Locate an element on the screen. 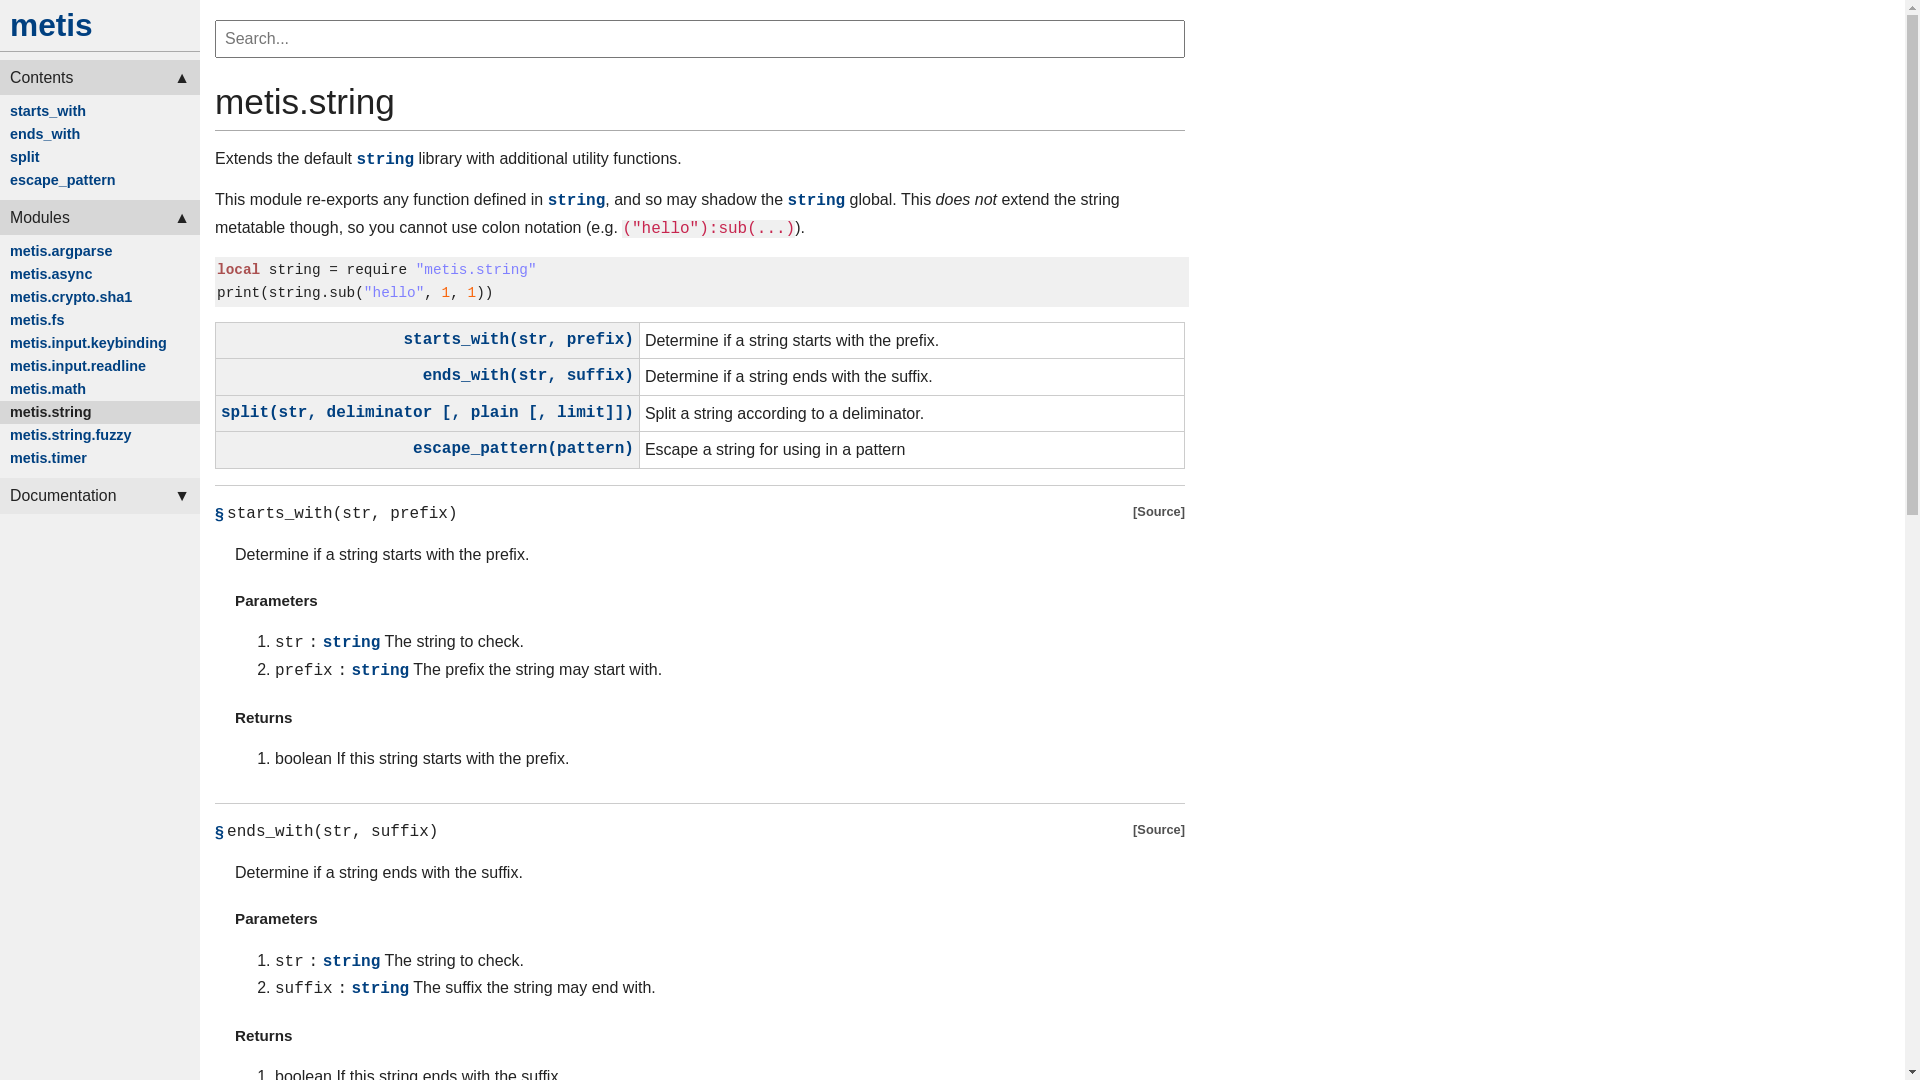 The height and width of the screenshot is (1080, 1920). 'escape_pattern' is located at coordinates (99, 180).